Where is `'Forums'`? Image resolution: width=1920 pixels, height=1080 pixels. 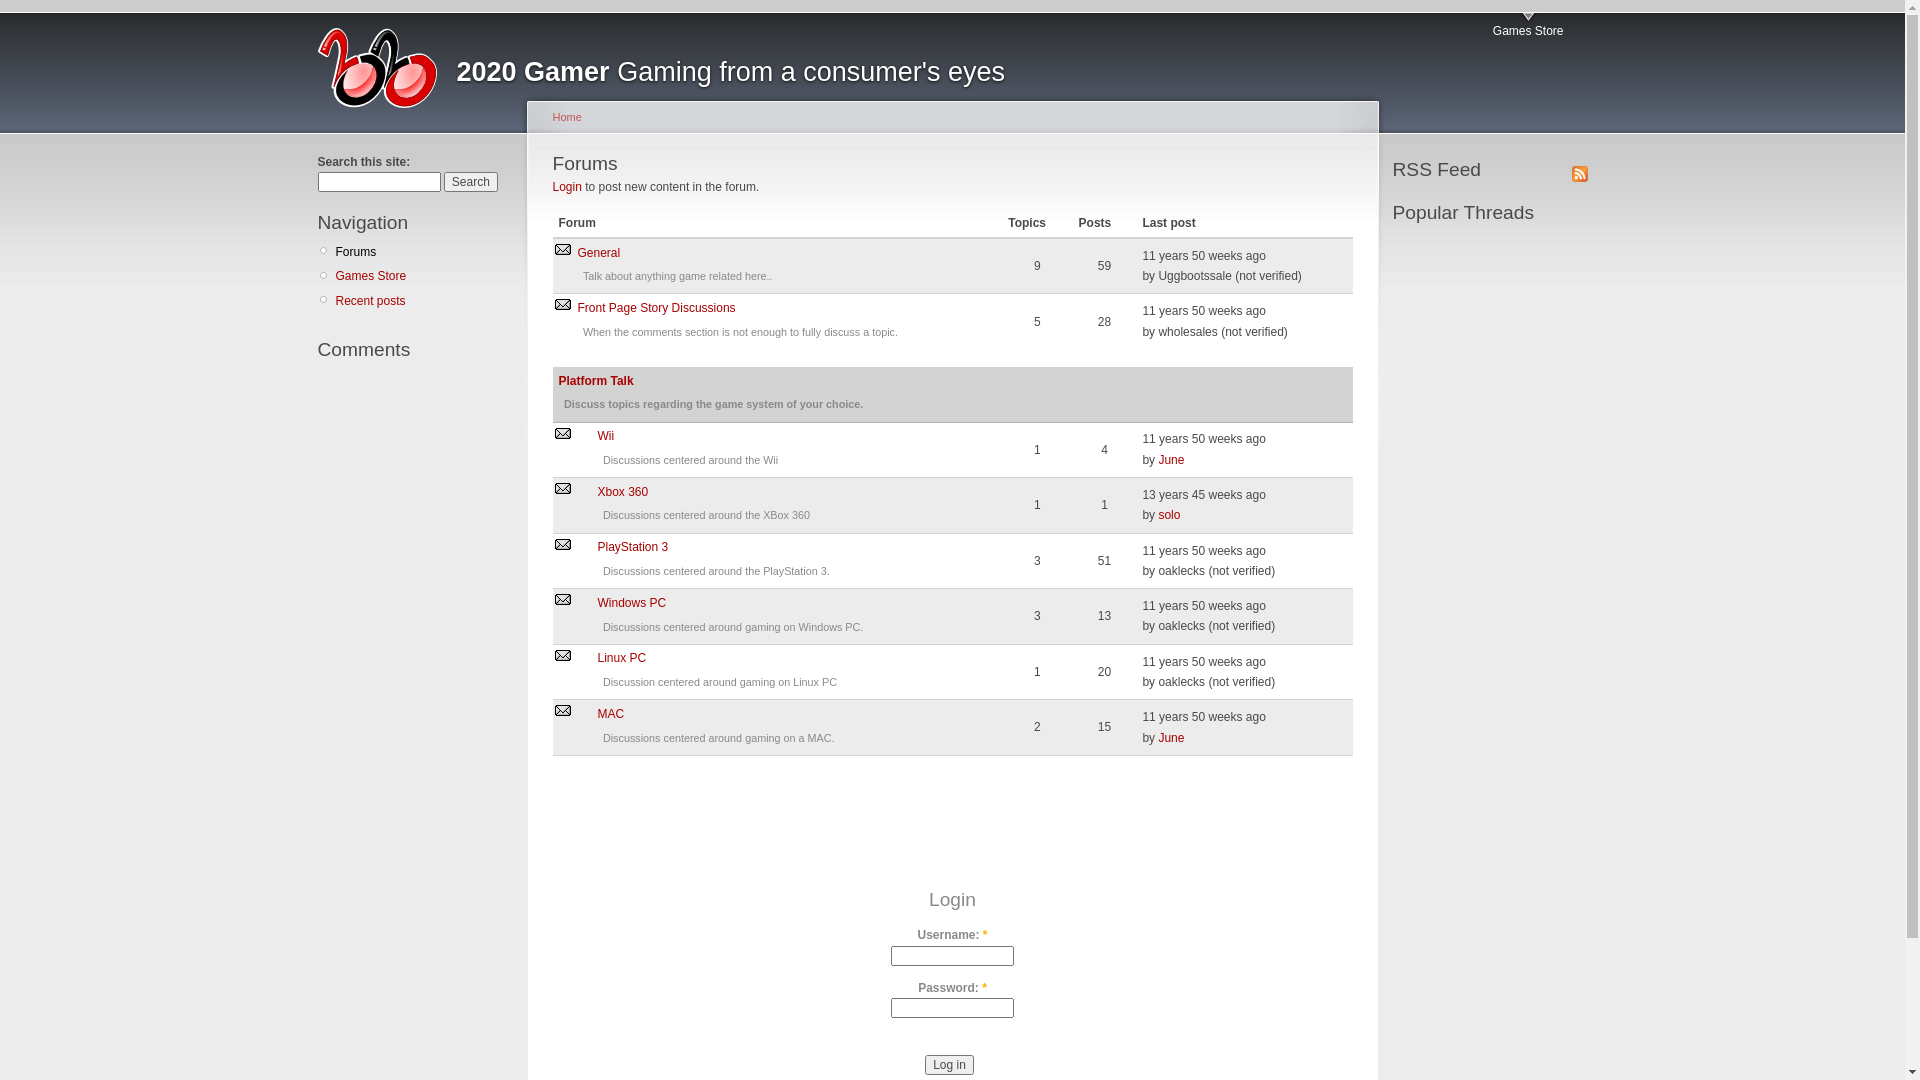
'Forums' is located at coordinates (336, 250).